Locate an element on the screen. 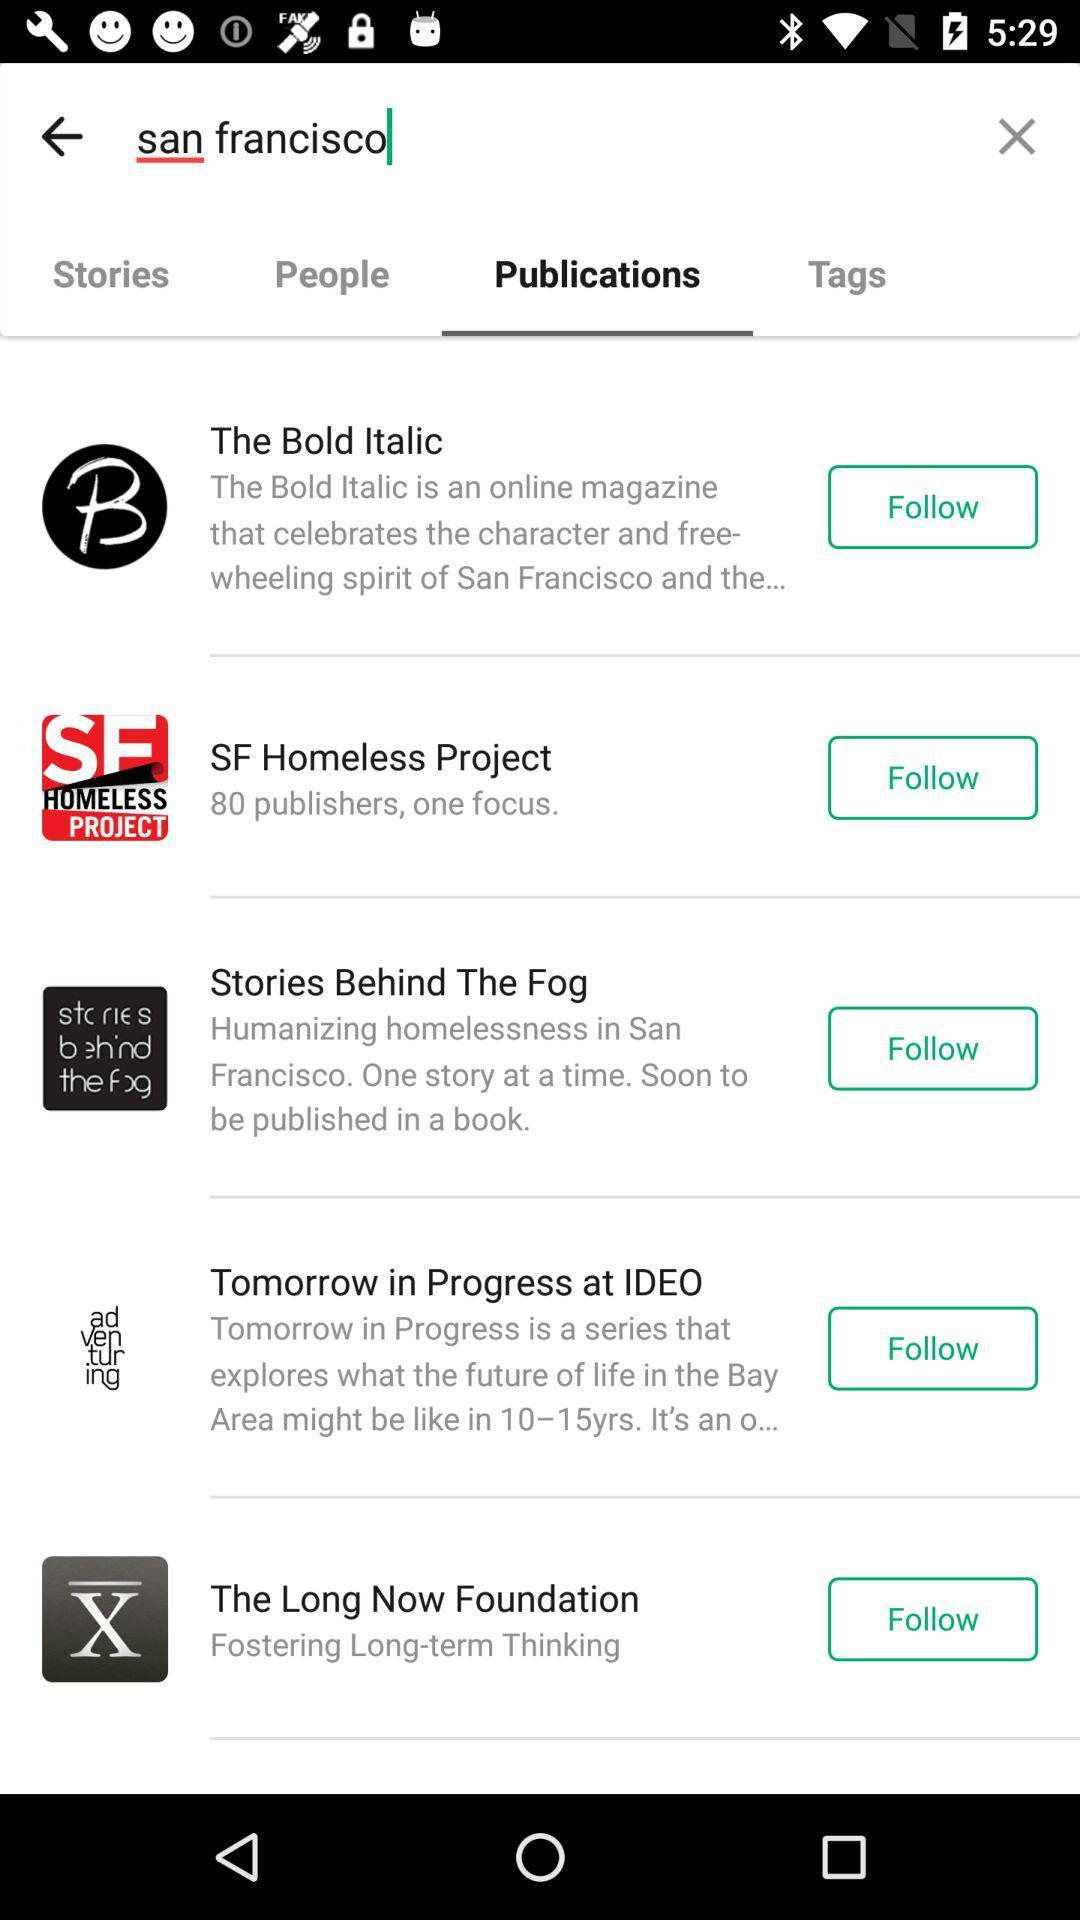 This screenshot has width=1080, height=1920. item next to the san francisco item is located at coordinates (61, 135).